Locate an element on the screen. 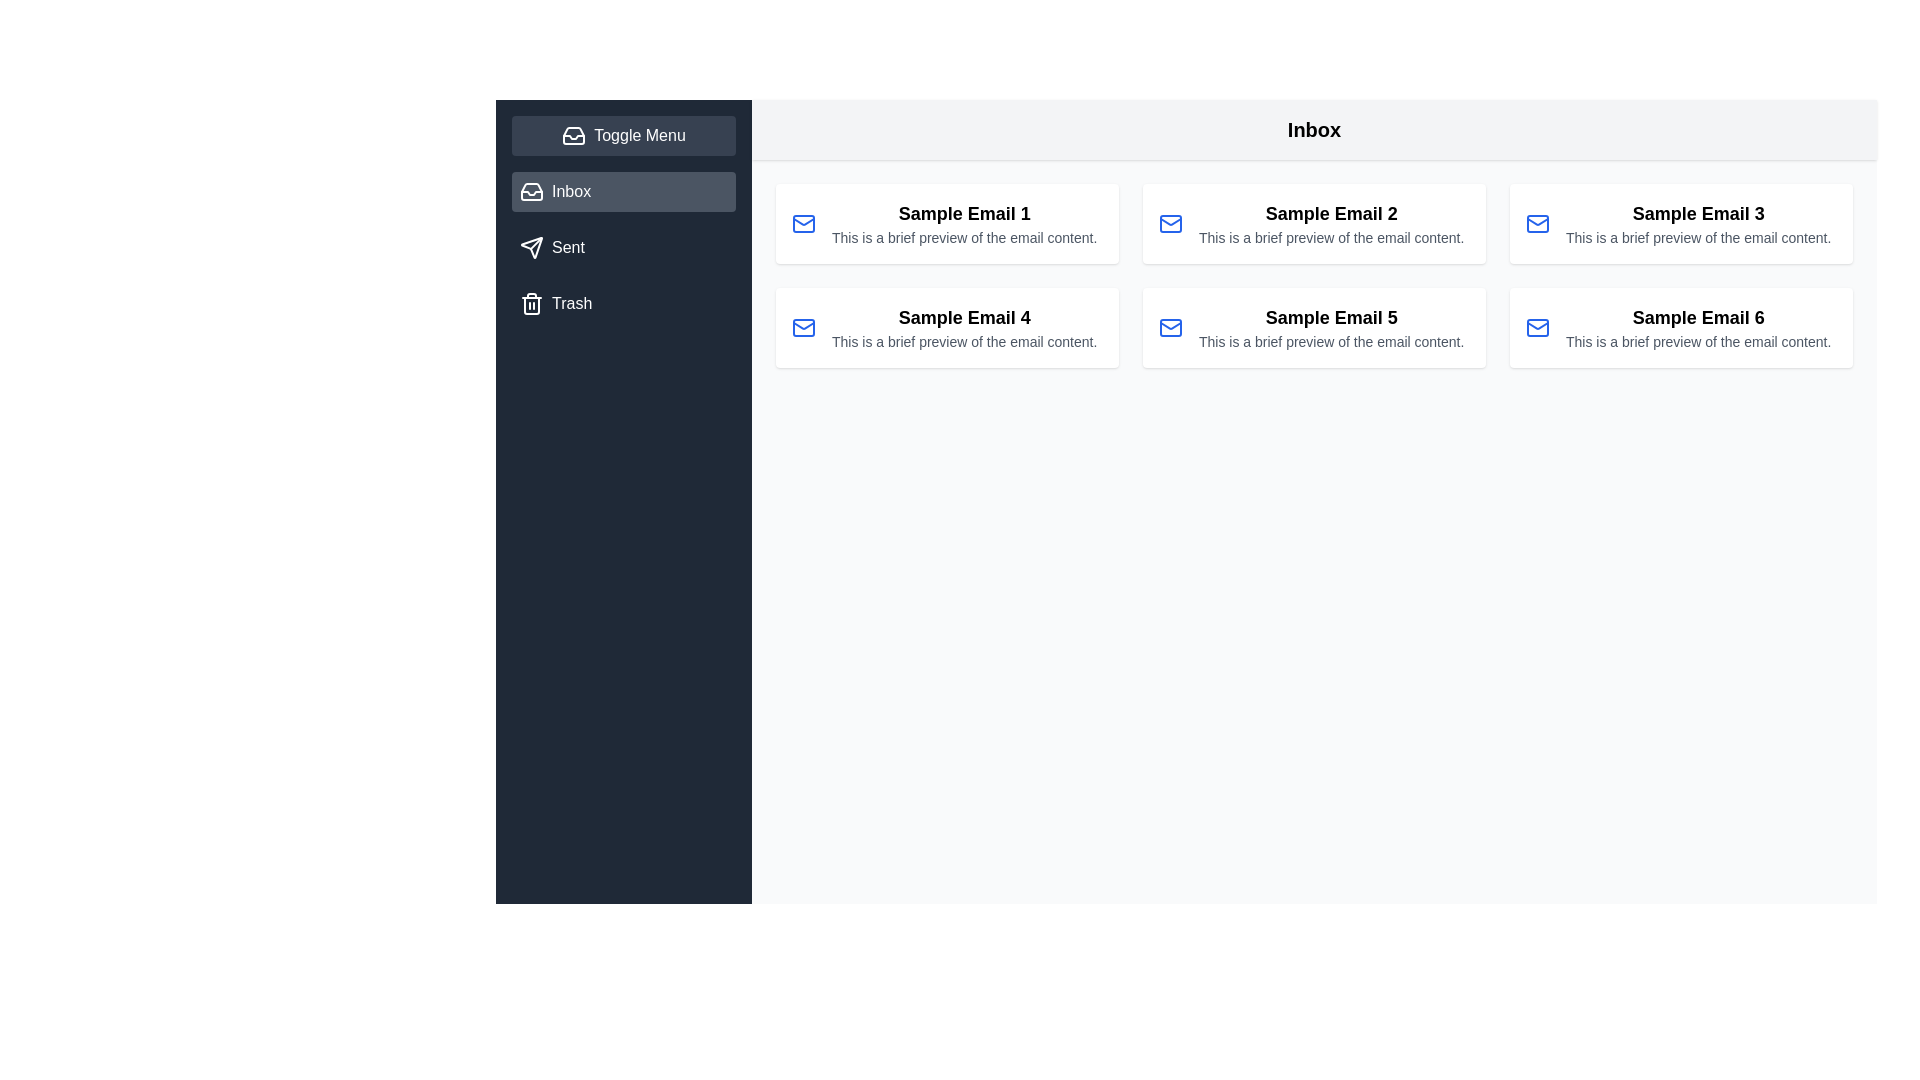 The height and width of the screenshot is (1080, 1920). the outlined inbox icon located within the 'Inbox' button of the vertical navigation menu, positioned below the 'Toggle Menu' button is located at coordinates (532, 192).